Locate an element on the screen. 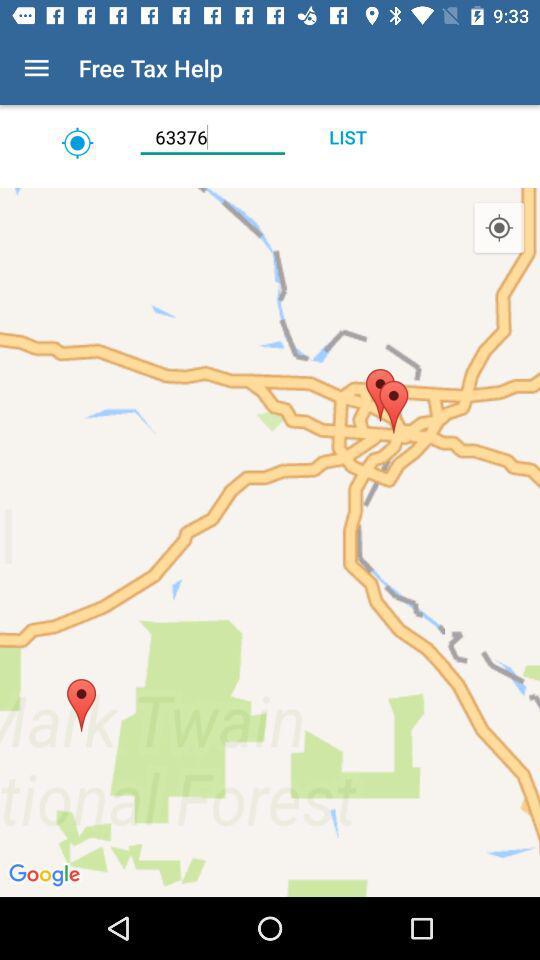  icon to the left of the list is located at coordinates (211, 136).